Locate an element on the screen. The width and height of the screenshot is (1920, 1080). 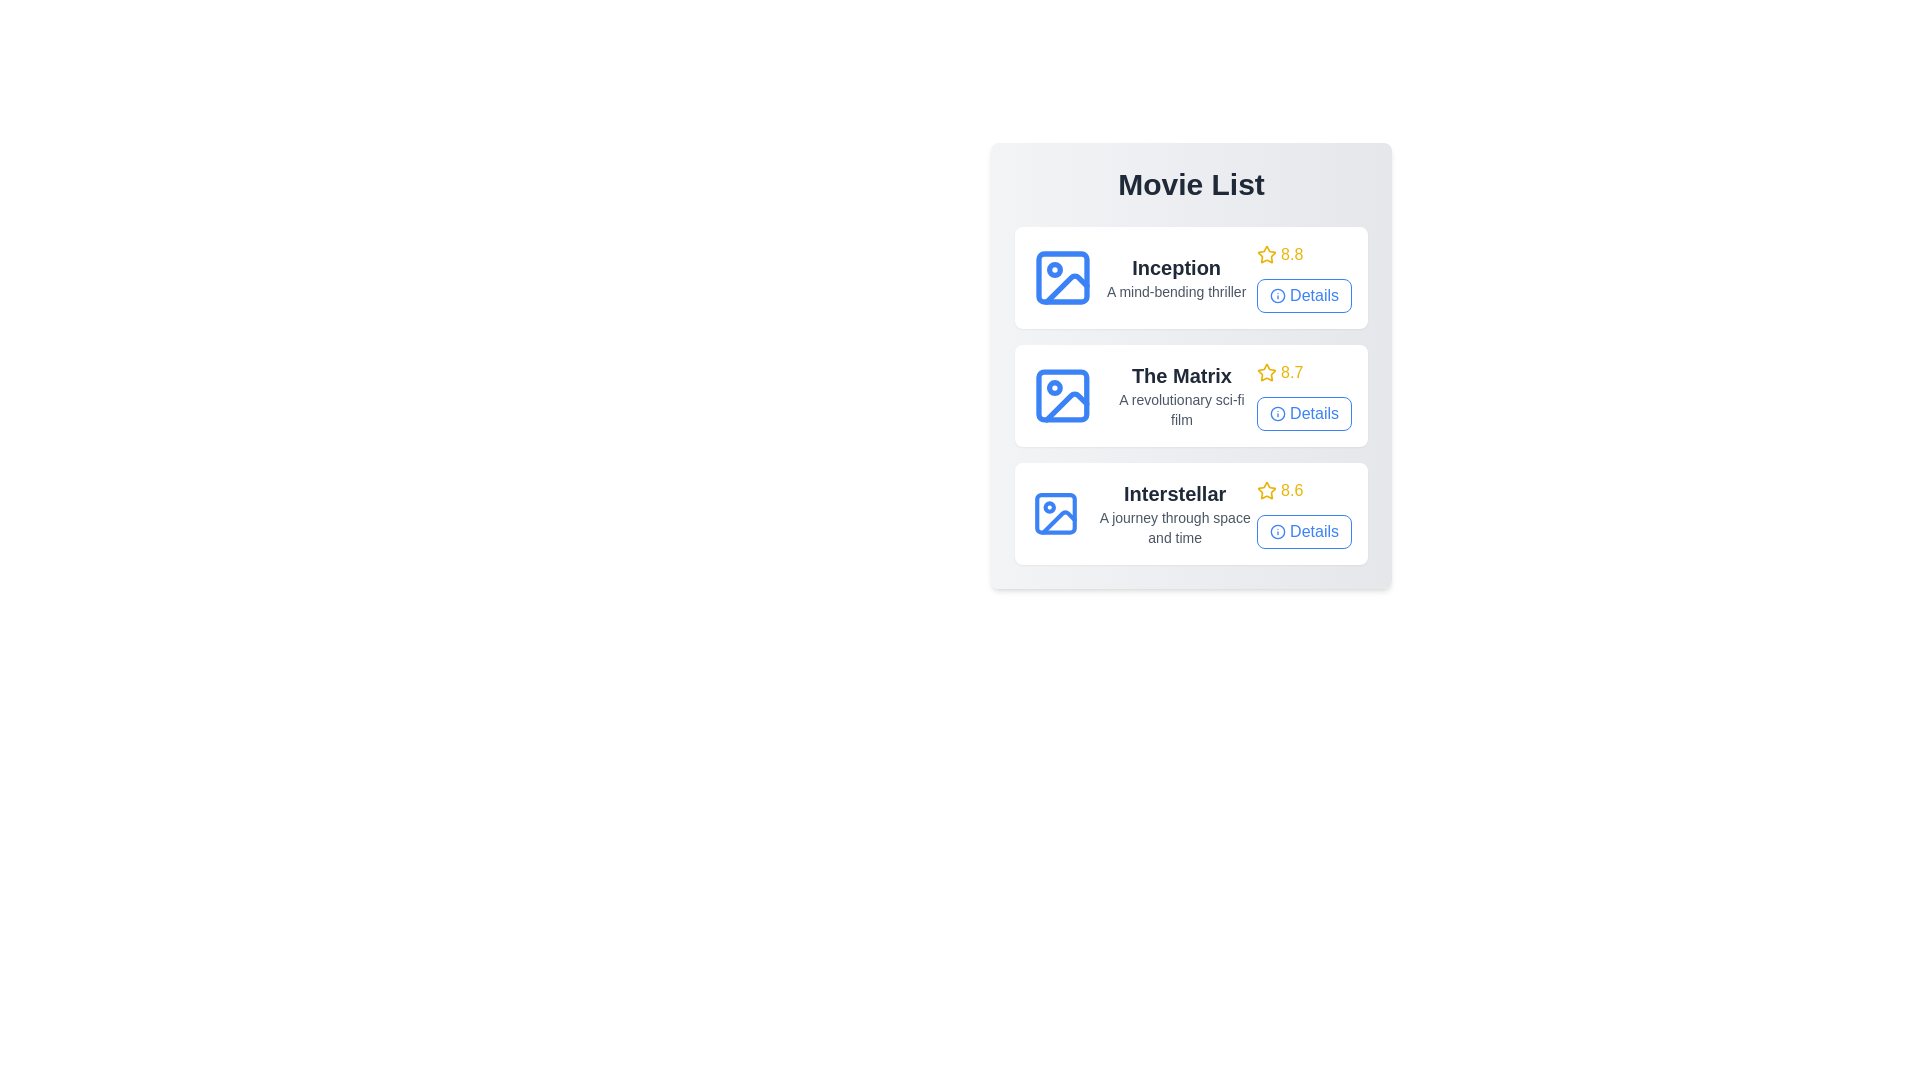
the 'Details' button for the movie Interstellar is located at coordinates (1304, 531).